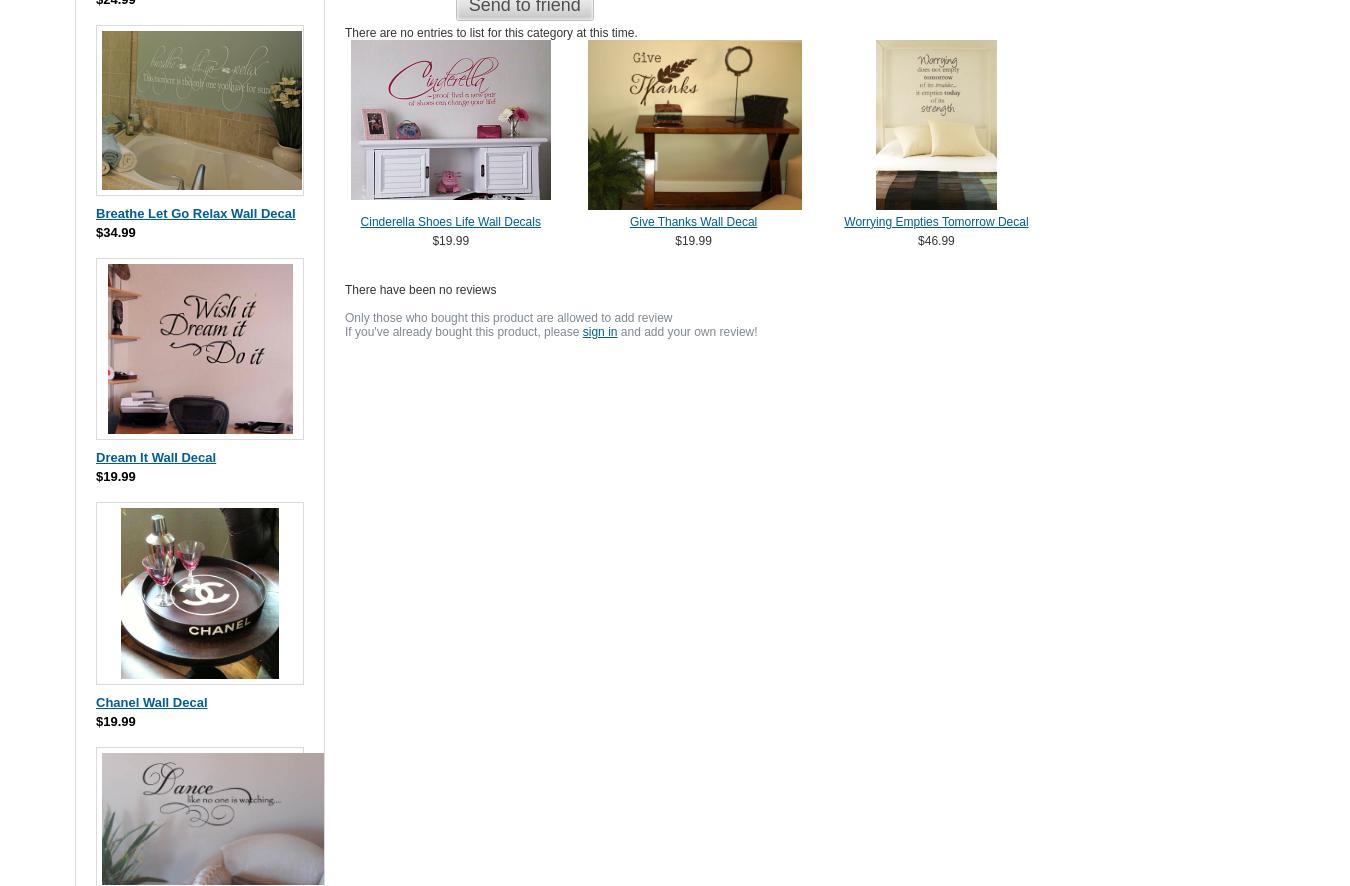 This screenshot has width=1350, height=886. Describe the element at coordinates (151, 700) in the screenshot. I see `'Chanel Wall Decal'` at that location.